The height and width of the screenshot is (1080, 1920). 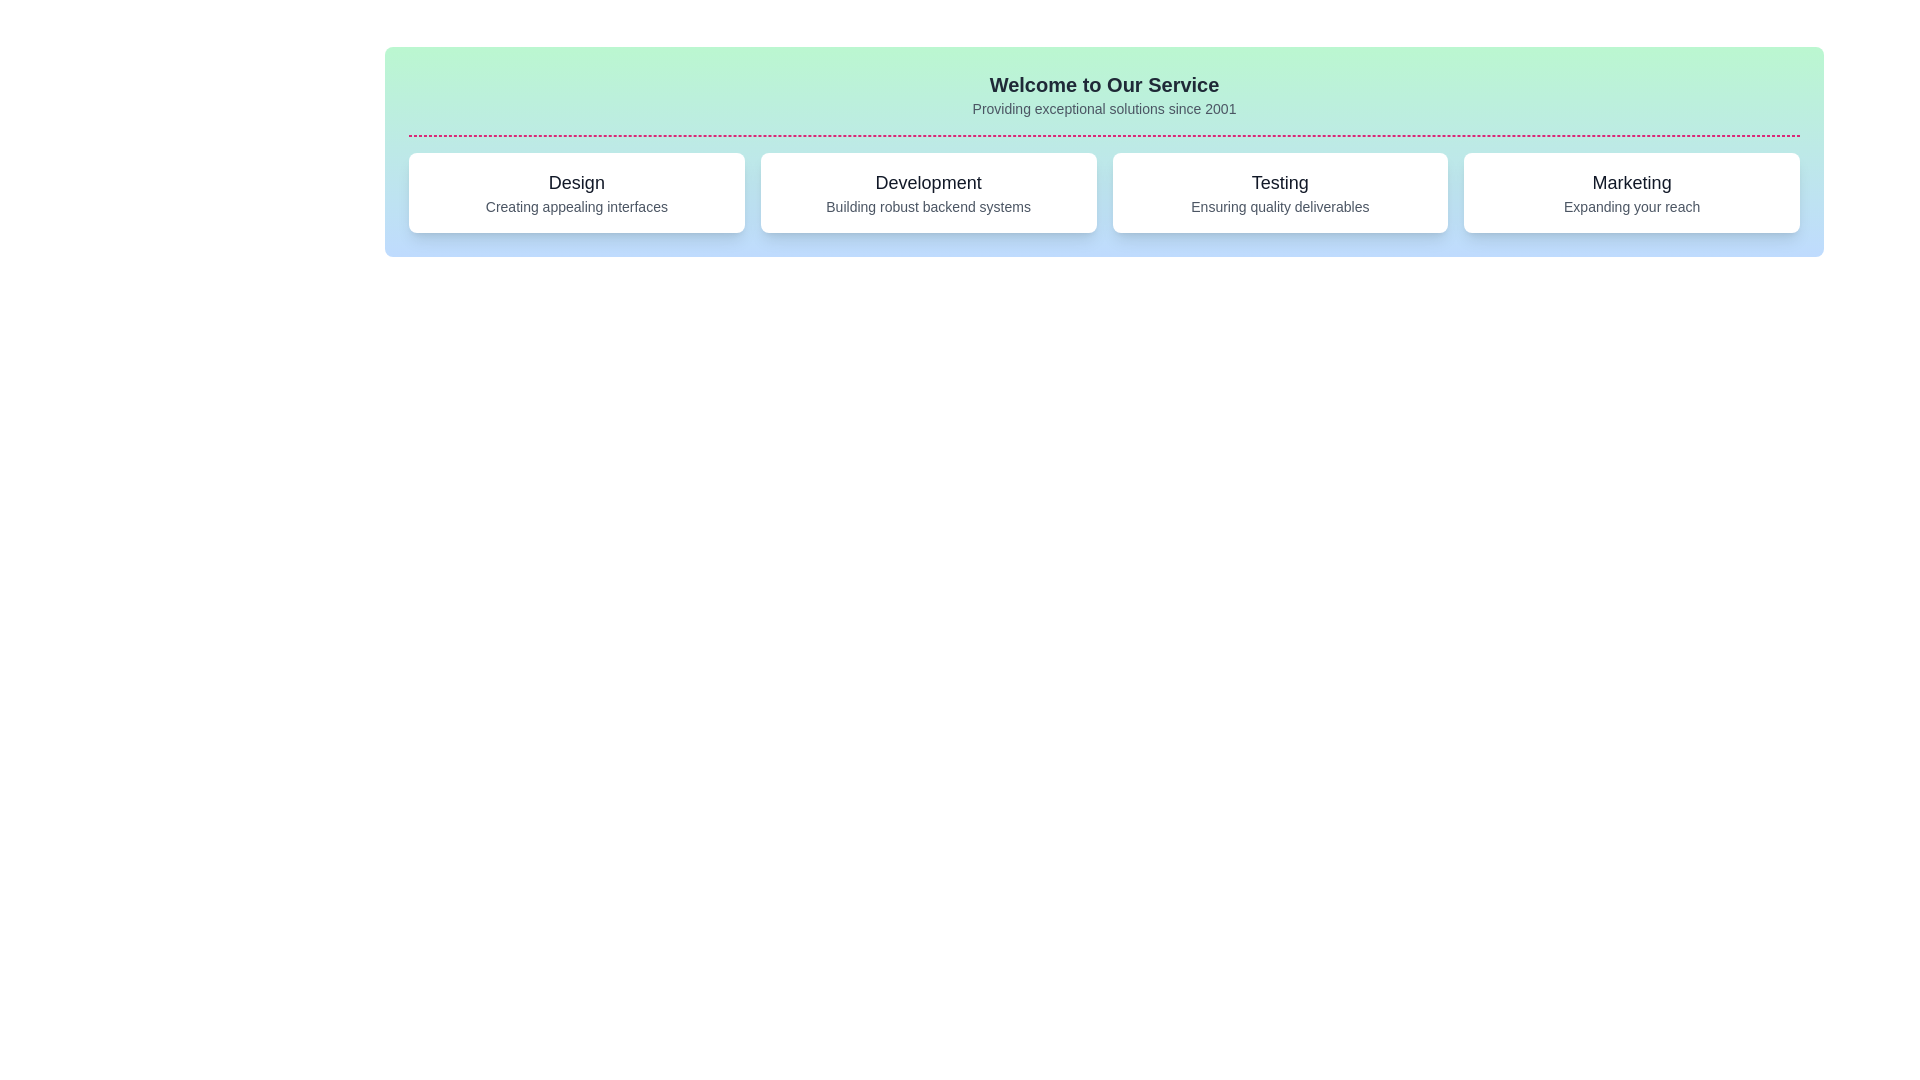 I want to click on visual content of the Informational card that presents marketing information, positioned as the fourth card in a horizontal grid layout, immediately to the right of the 'Testing' card, so click(x=1632, y=192).